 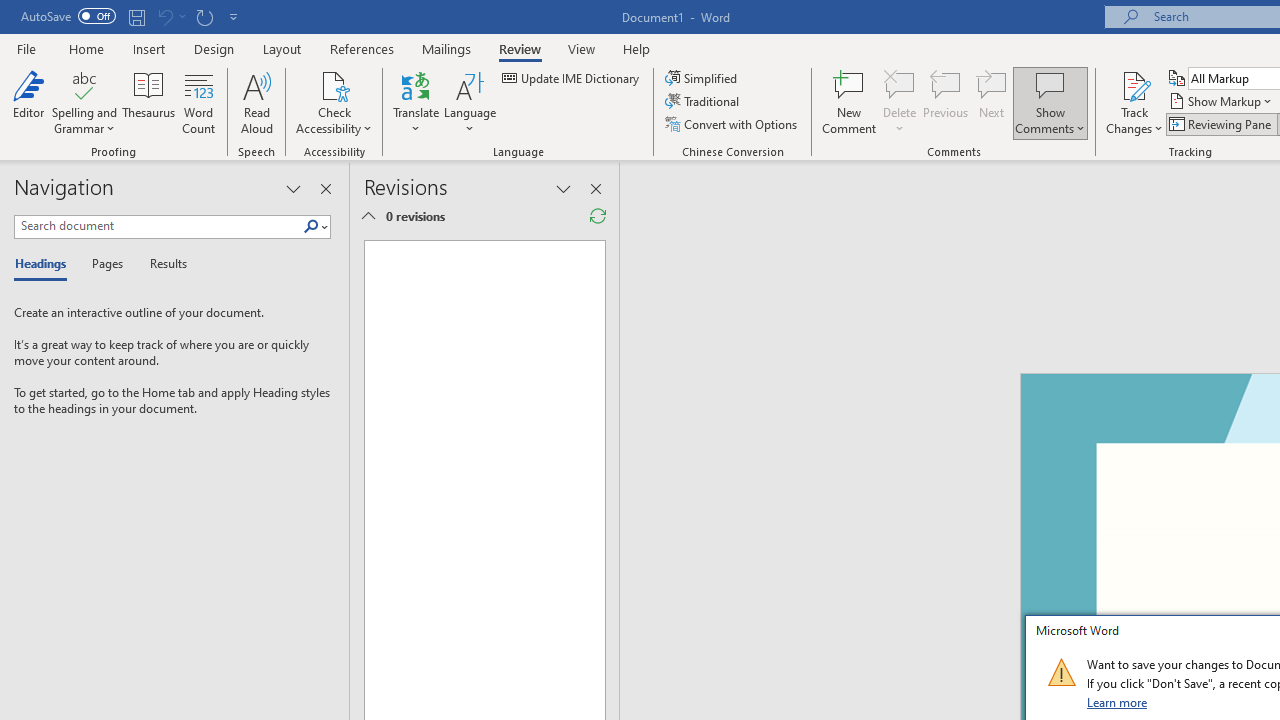 I want to click on 'Check Accessibility', so click(x=334, y=84).